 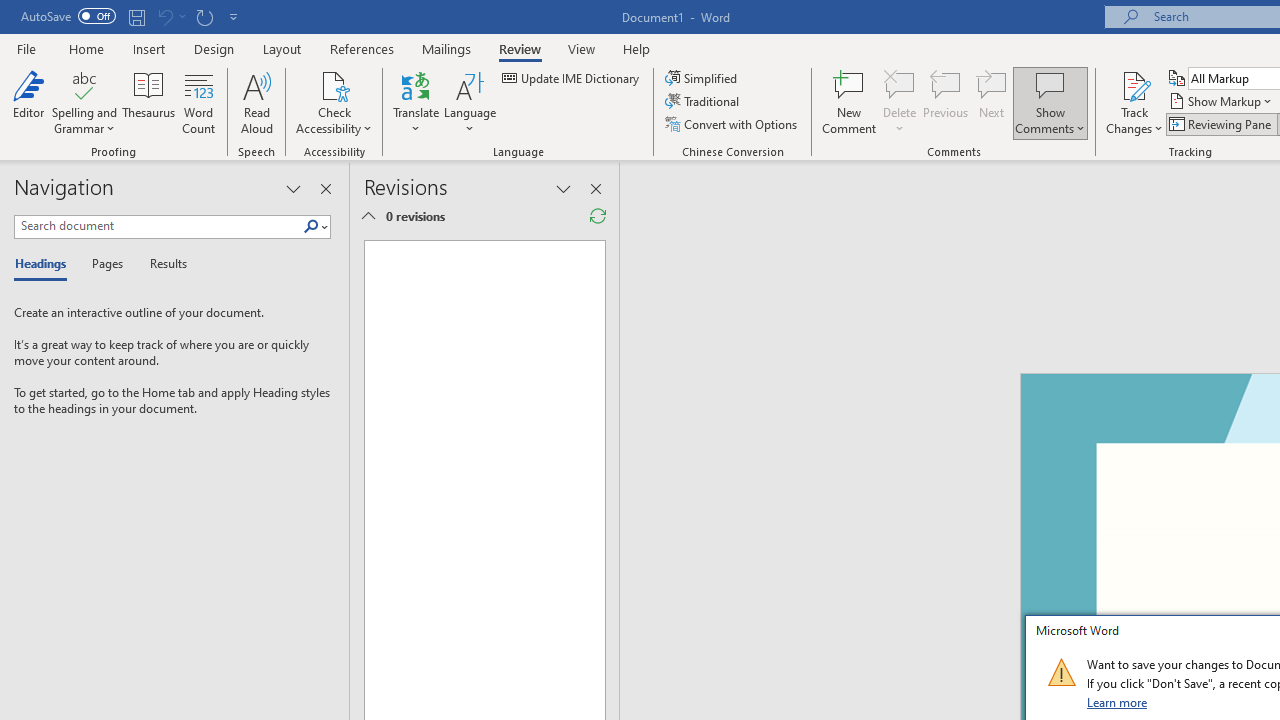 I want to click on 'Check Accessibility', so click(x=334, y=84).